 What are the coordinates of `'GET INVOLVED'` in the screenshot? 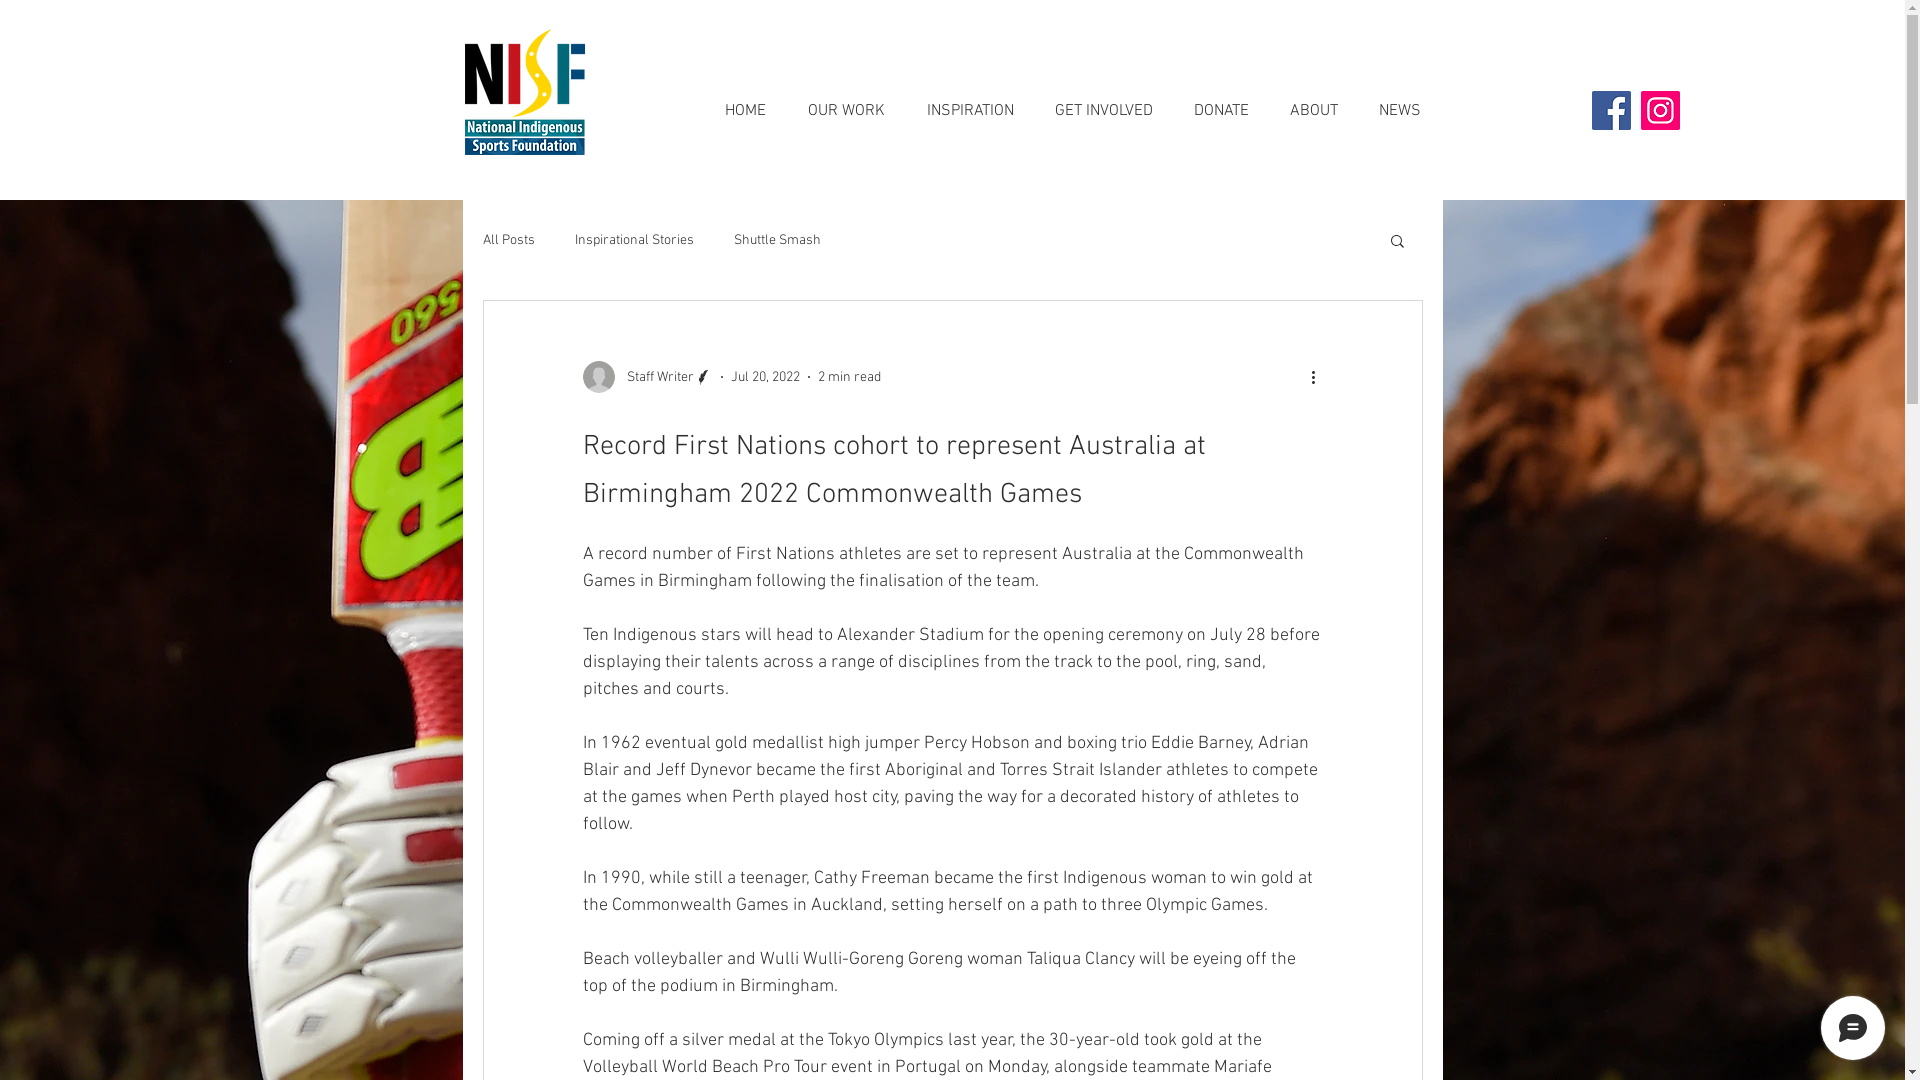 It's located at (1102, 102).